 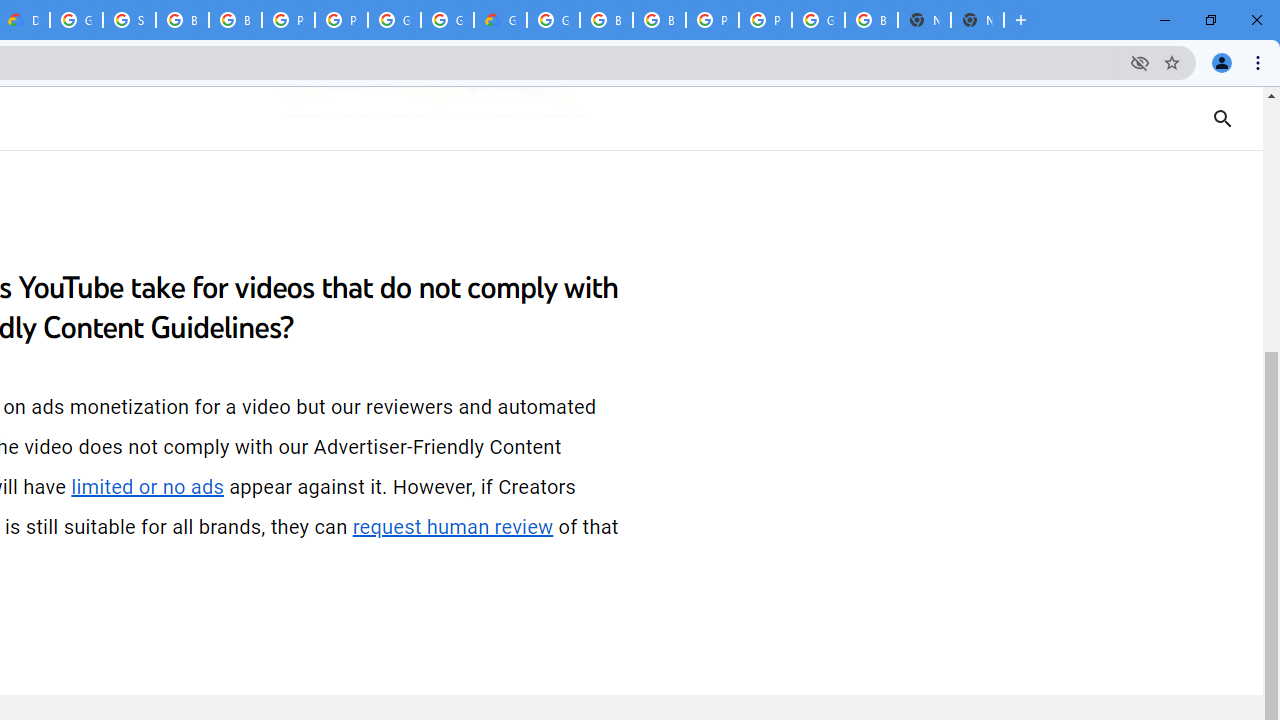 What do you see at coordinates (128, 20) in the screenshot?
I see `'Sign in - Google Accounts'` at bounding box center [128, 20].